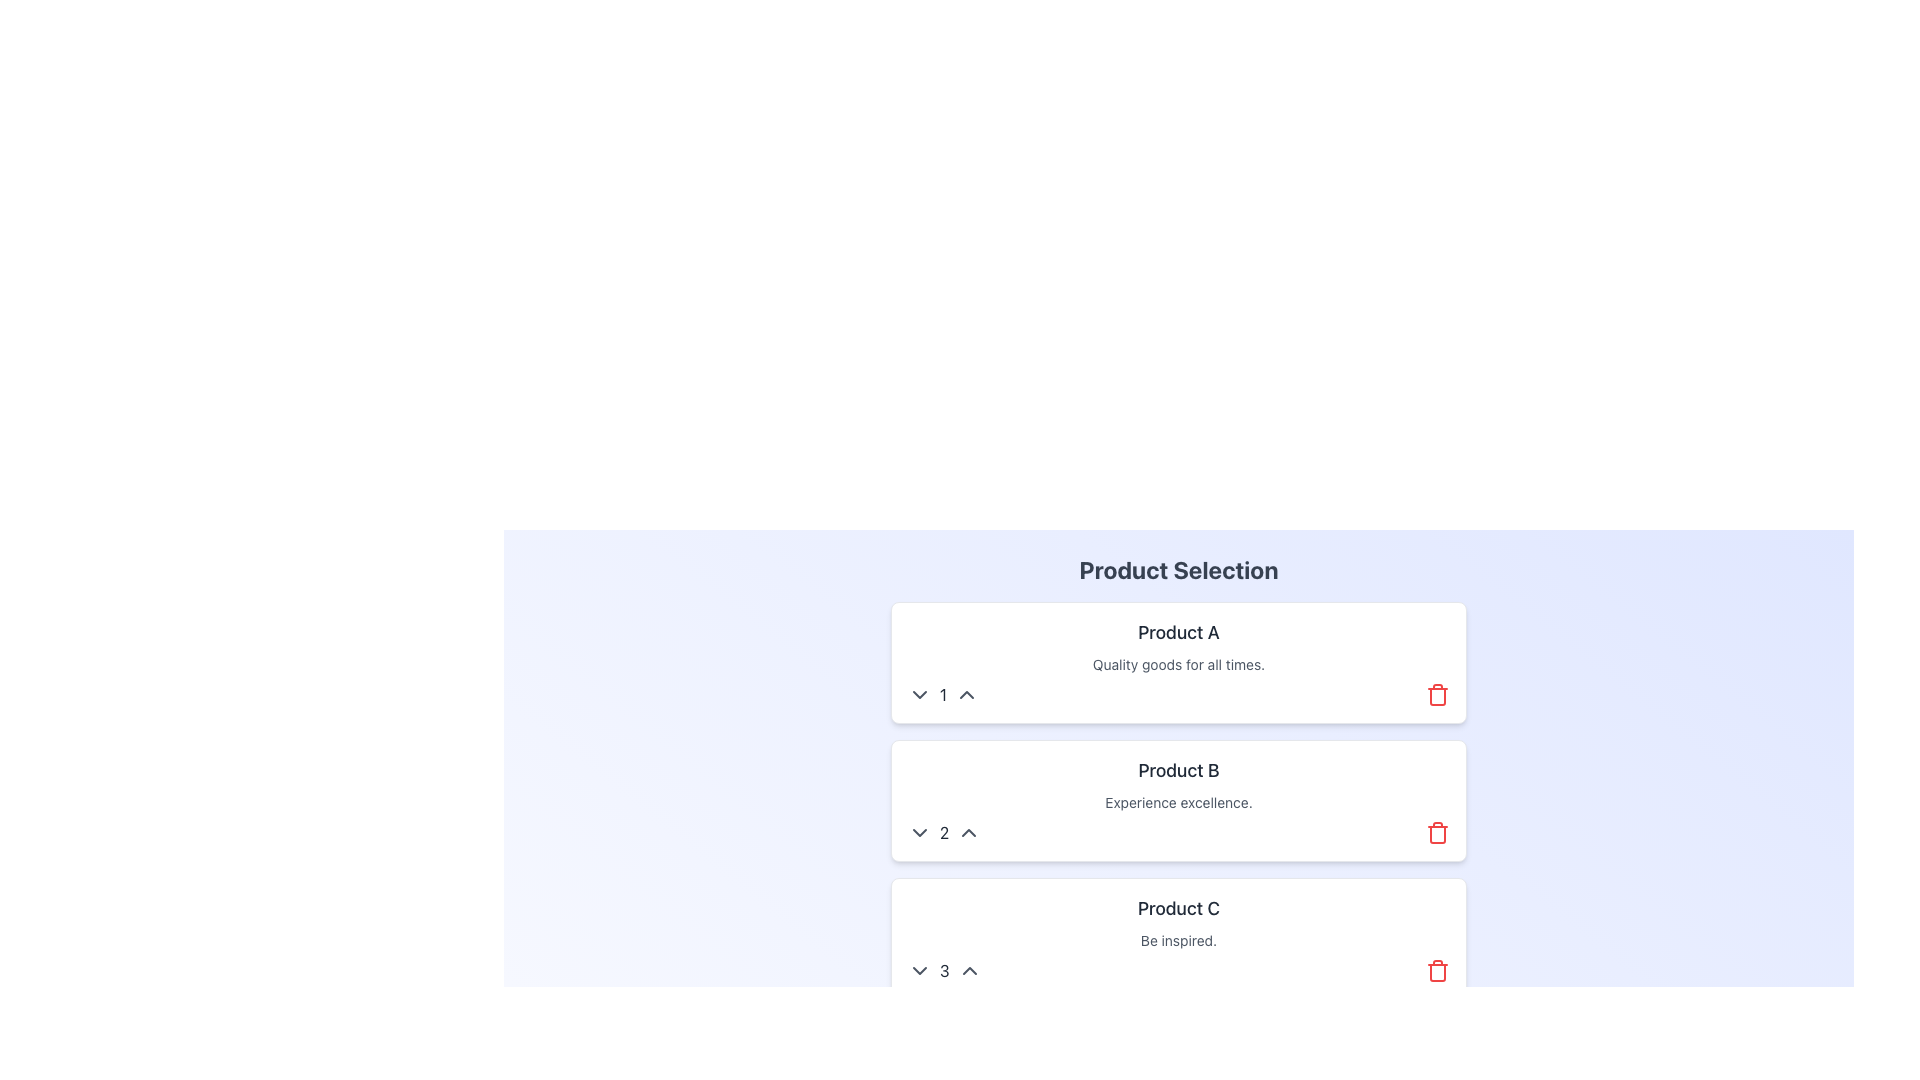  I want to click on the static text displaying 'Quality goods for all times.' which is styled as a subheading and located directly below 'Product A.', so click(1179, 664).